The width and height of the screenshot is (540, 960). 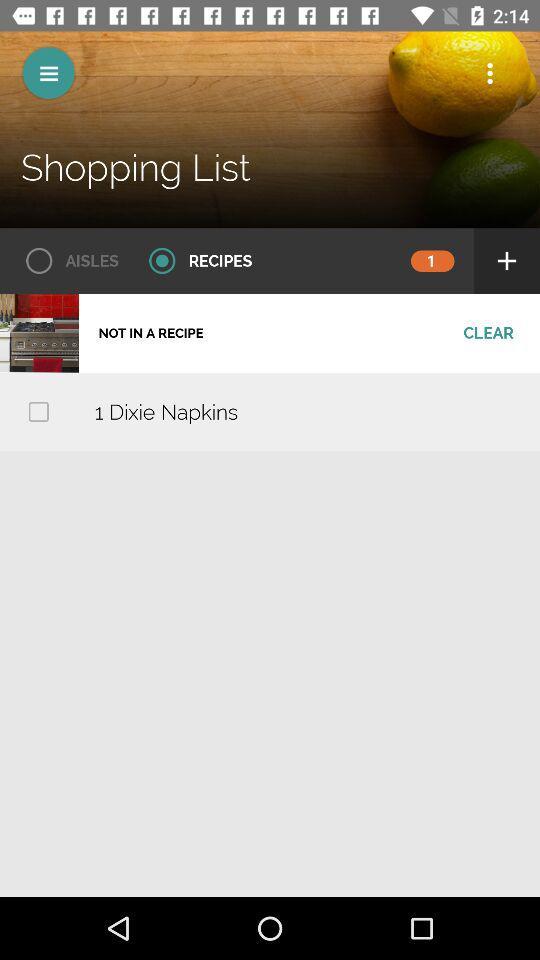 What do you see at coordinates (487, 333) in the screenshot?
I see `clear item` at bounding box center [487, 333].